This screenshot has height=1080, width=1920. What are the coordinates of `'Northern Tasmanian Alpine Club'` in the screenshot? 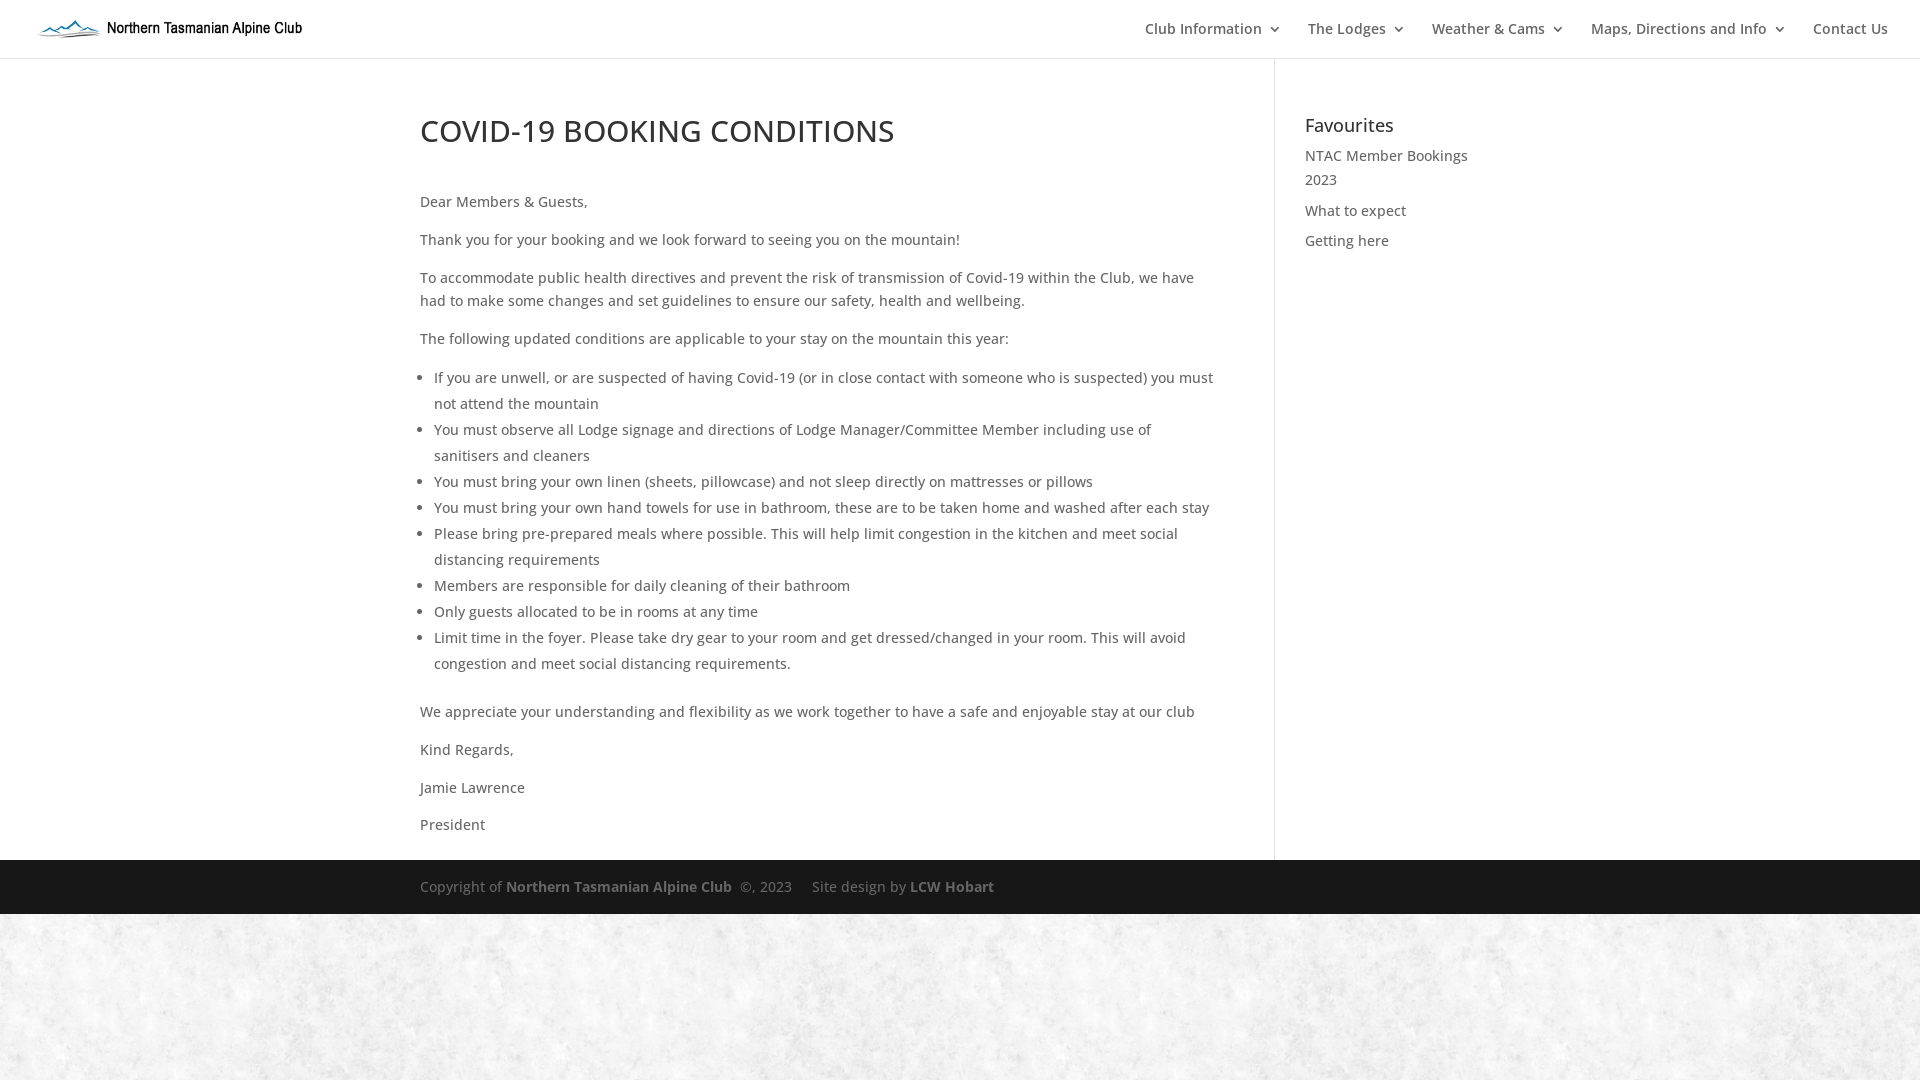 It's located at (505, 885).